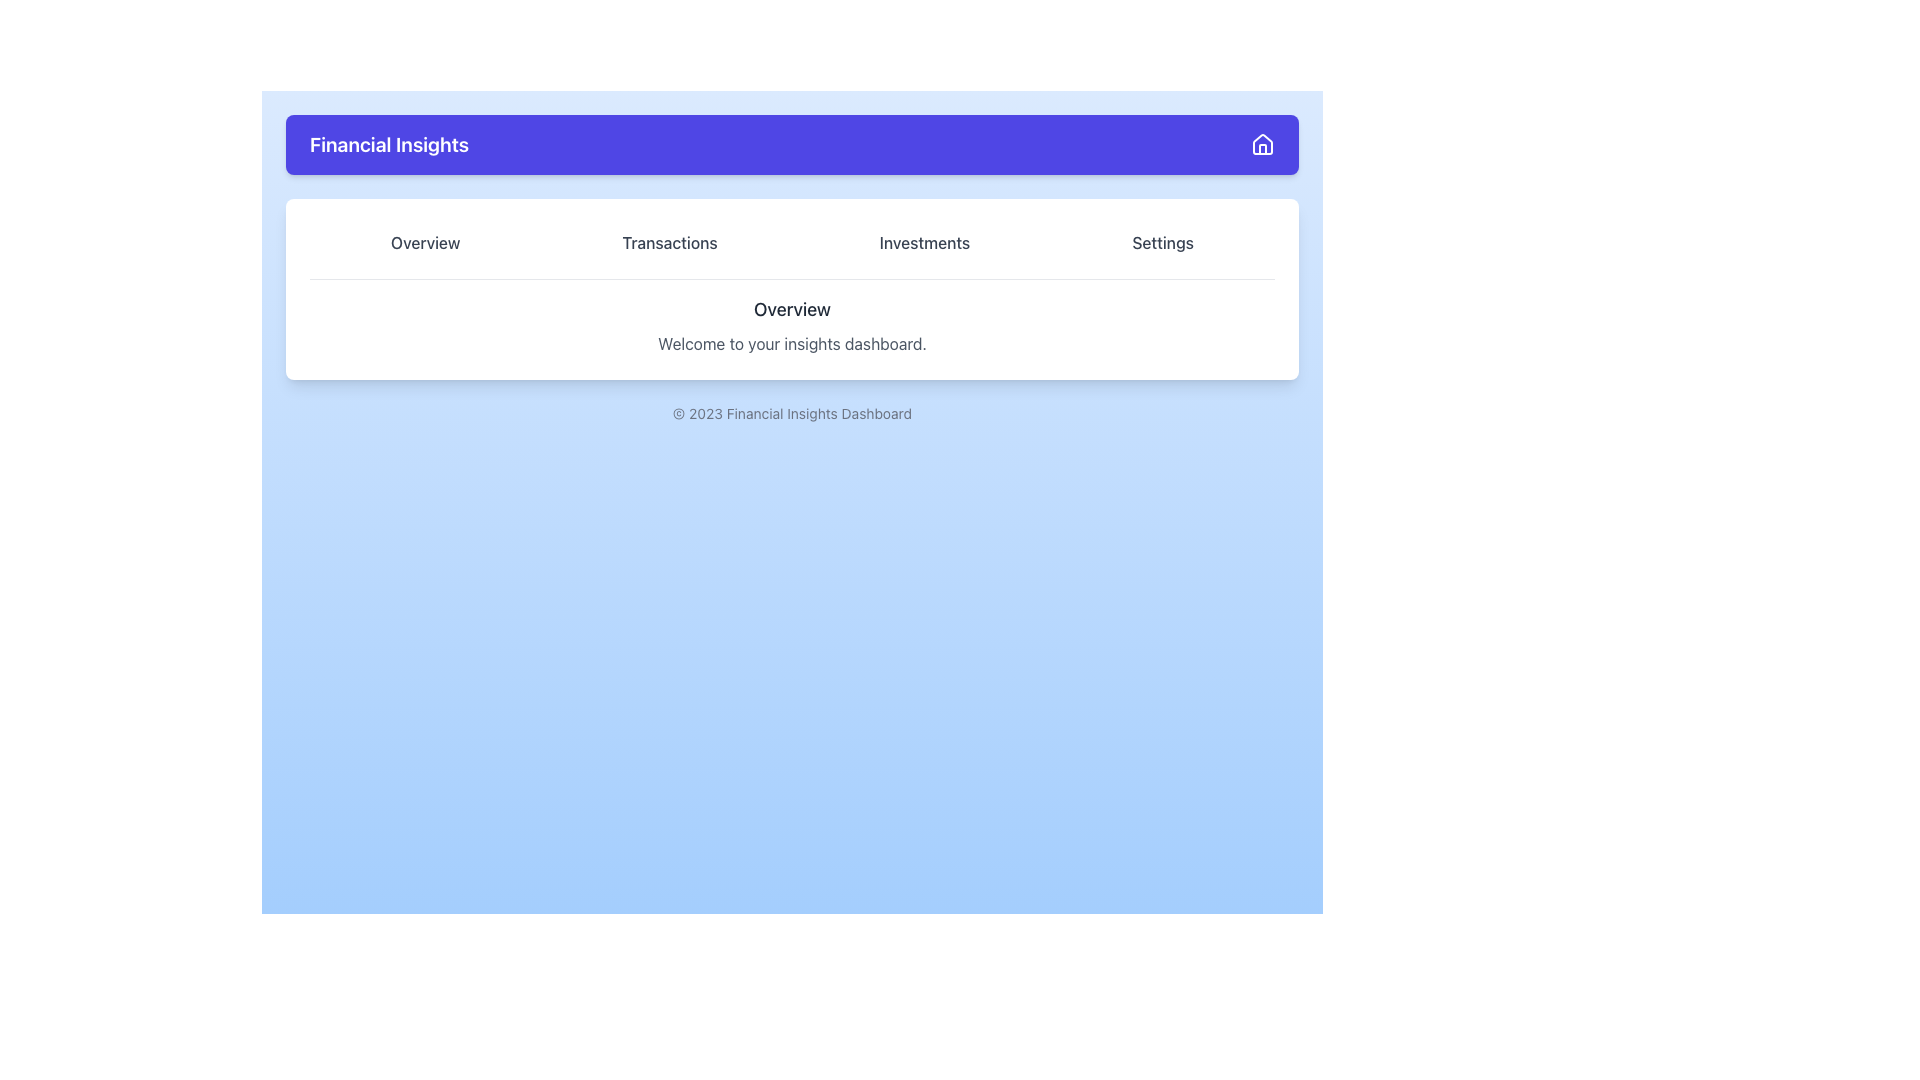 This screenshot has height=1080, width=1920. Describe the element at coordinates (791, 309) in the screenshot. I see `the static text element styled as a heading, which serves as a prominent title for the section, located centrally above a descriptive text element and below a horizontal menu bar` at that location.